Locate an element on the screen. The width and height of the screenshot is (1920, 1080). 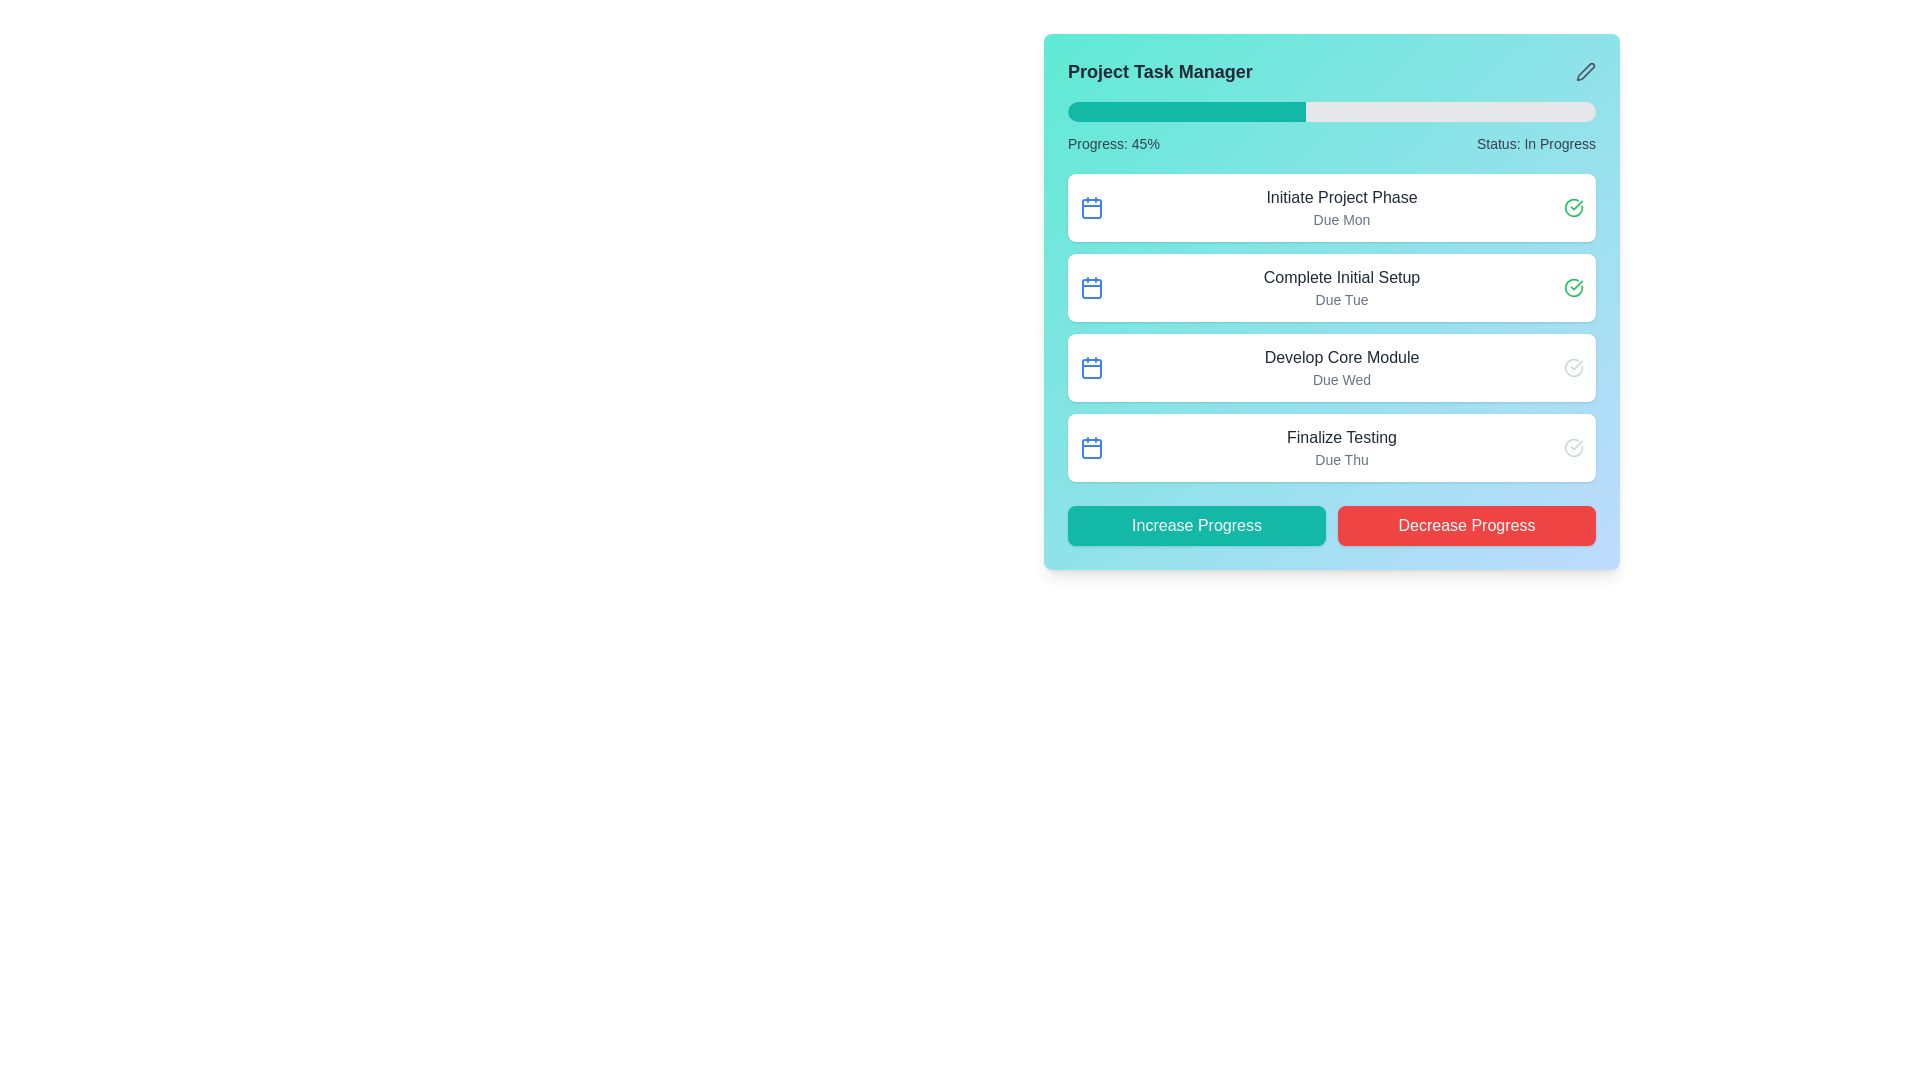
text label displaying 'Complete Initial Setup' which is styled in medium-weight font and dark gray color, located above the 'Due Tue' label in the second task item of the Project Task Manager is located at coordinates (1342, 277).